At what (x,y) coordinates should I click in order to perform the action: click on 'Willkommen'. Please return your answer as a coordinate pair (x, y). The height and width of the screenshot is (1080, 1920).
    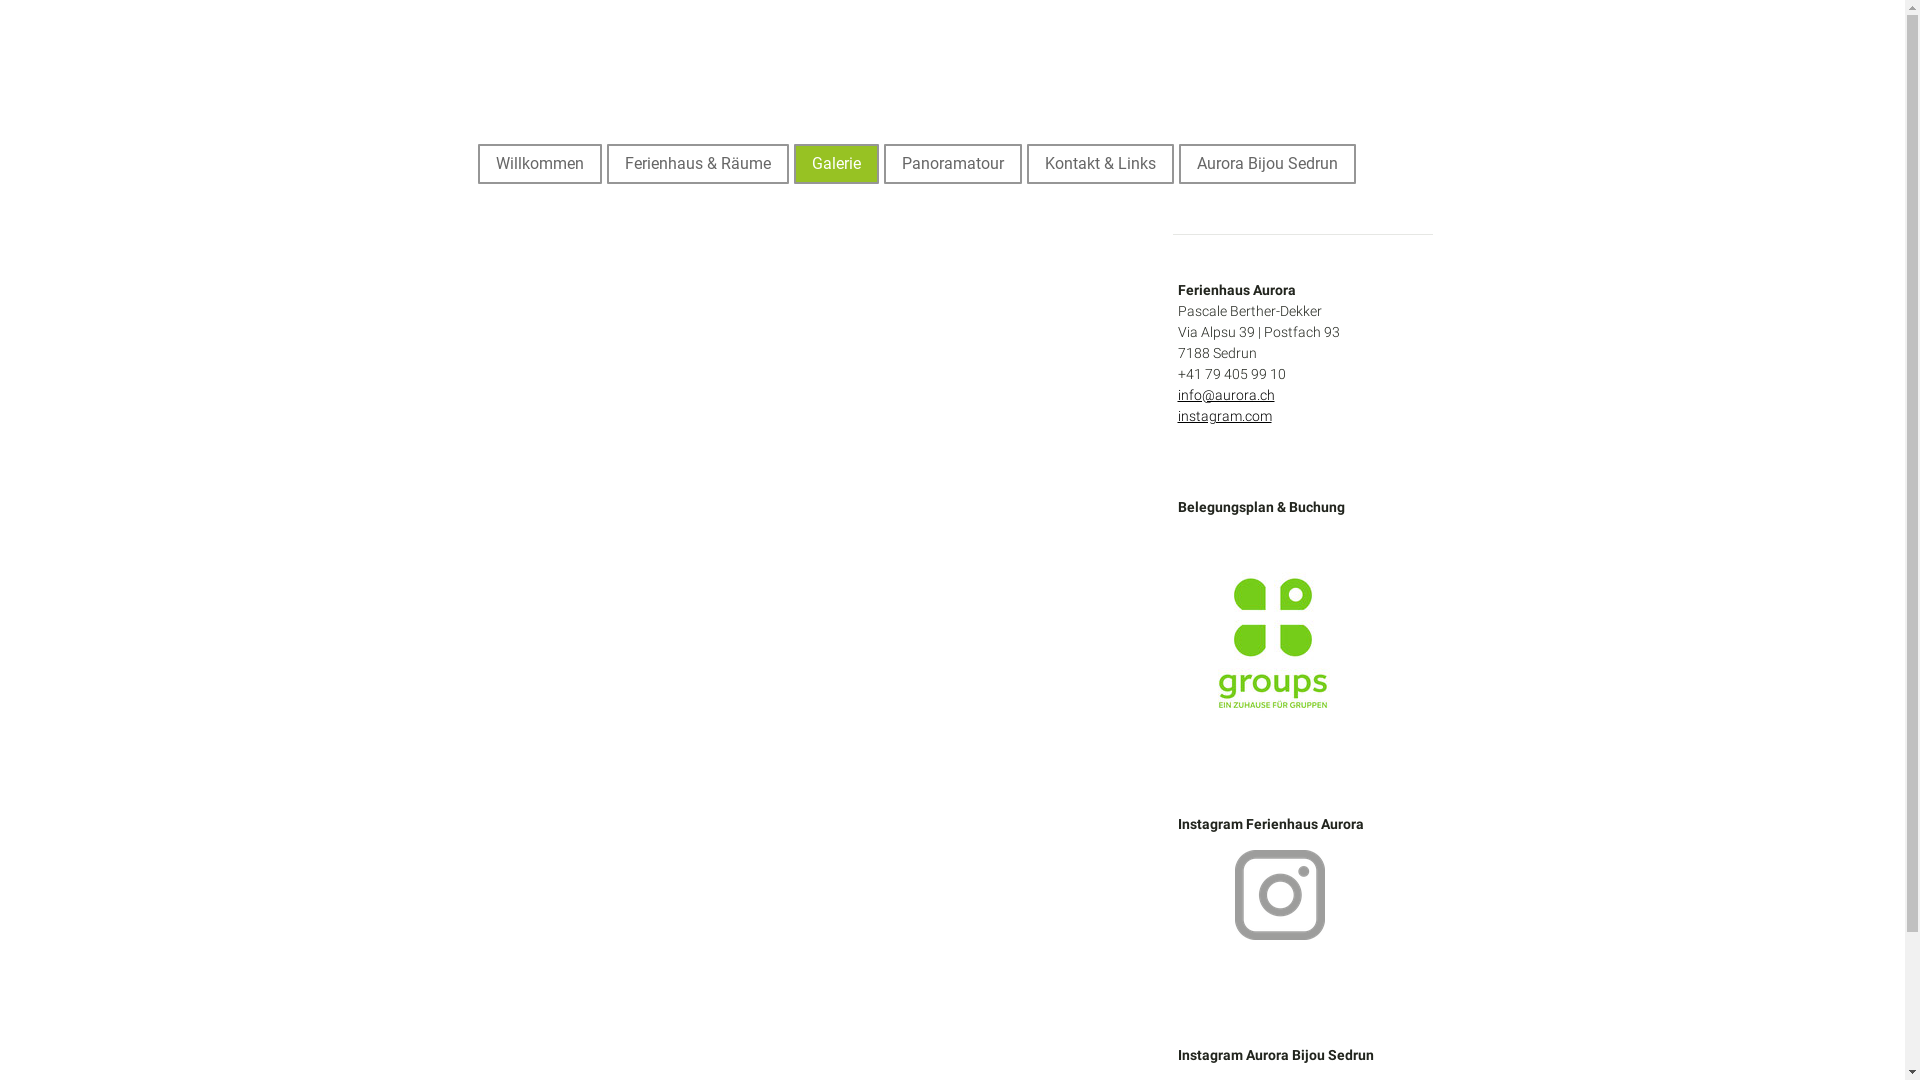
    Looking at the image, I should click on (539, 163).